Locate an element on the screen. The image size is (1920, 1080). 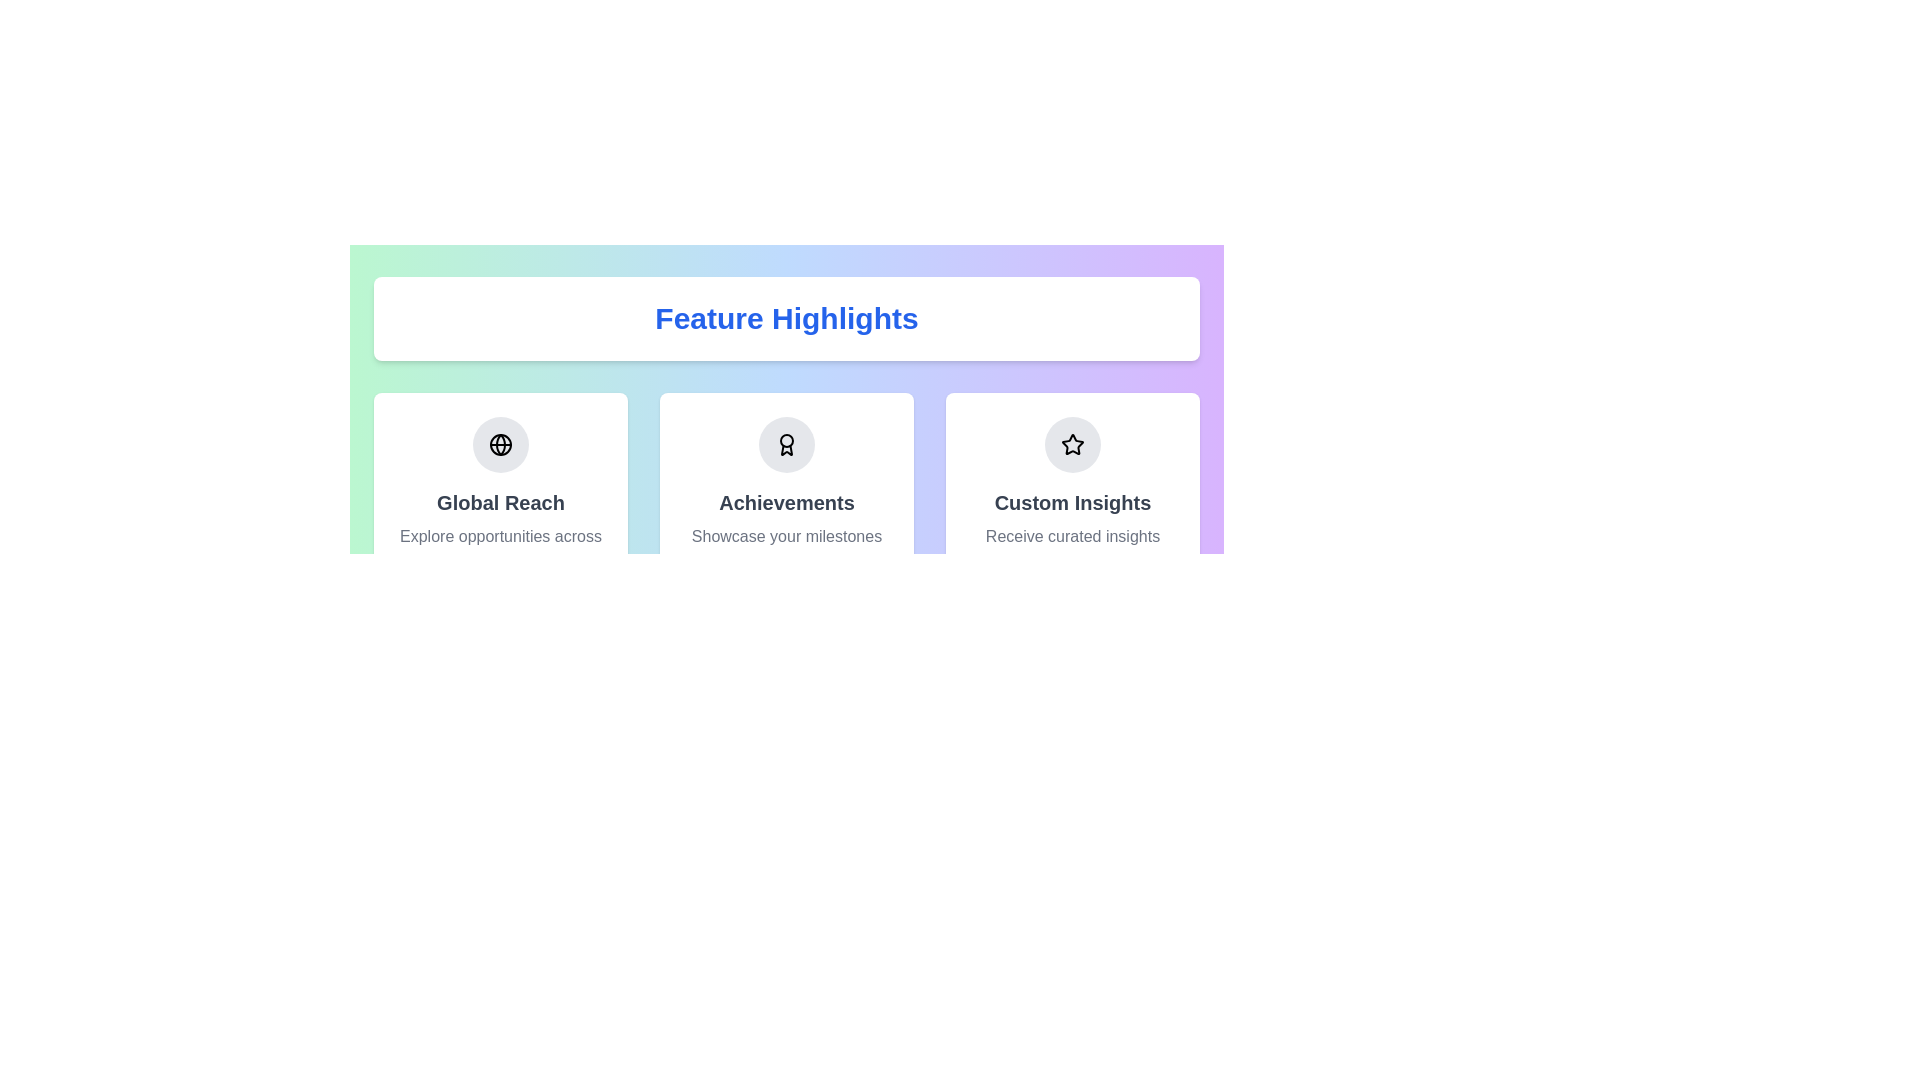
the Feature card titled 'Achievements', which has a white background and rounded edges, located in the middle of a three-column layout is located at coordinates (786, 505).